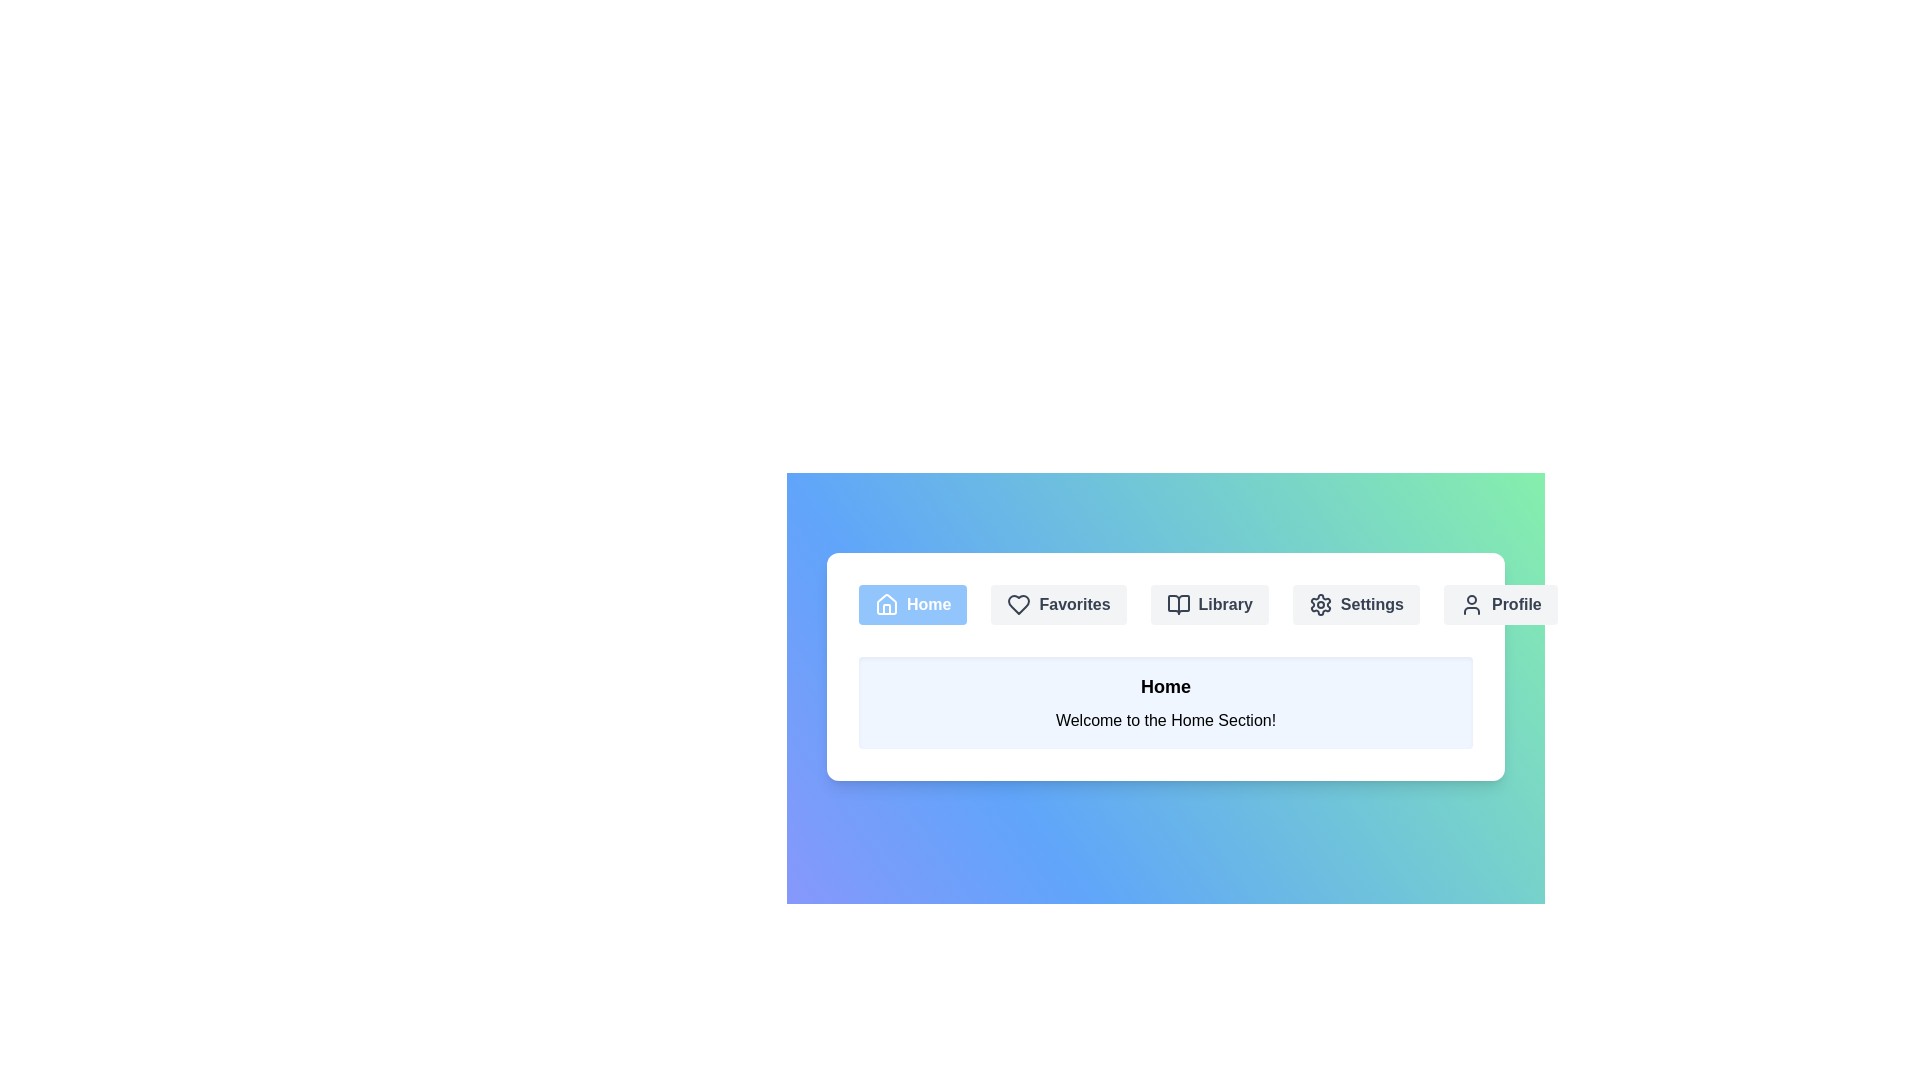 The height and width of the screenshot is (1080, 1920). What do you see at coordinates (1472, 604) in the screenshot?
I see `the decorative 'Profile' icon located at the far right of the horizontal navigation bar in the top section of the interface` at bounding box center [1472, 604].